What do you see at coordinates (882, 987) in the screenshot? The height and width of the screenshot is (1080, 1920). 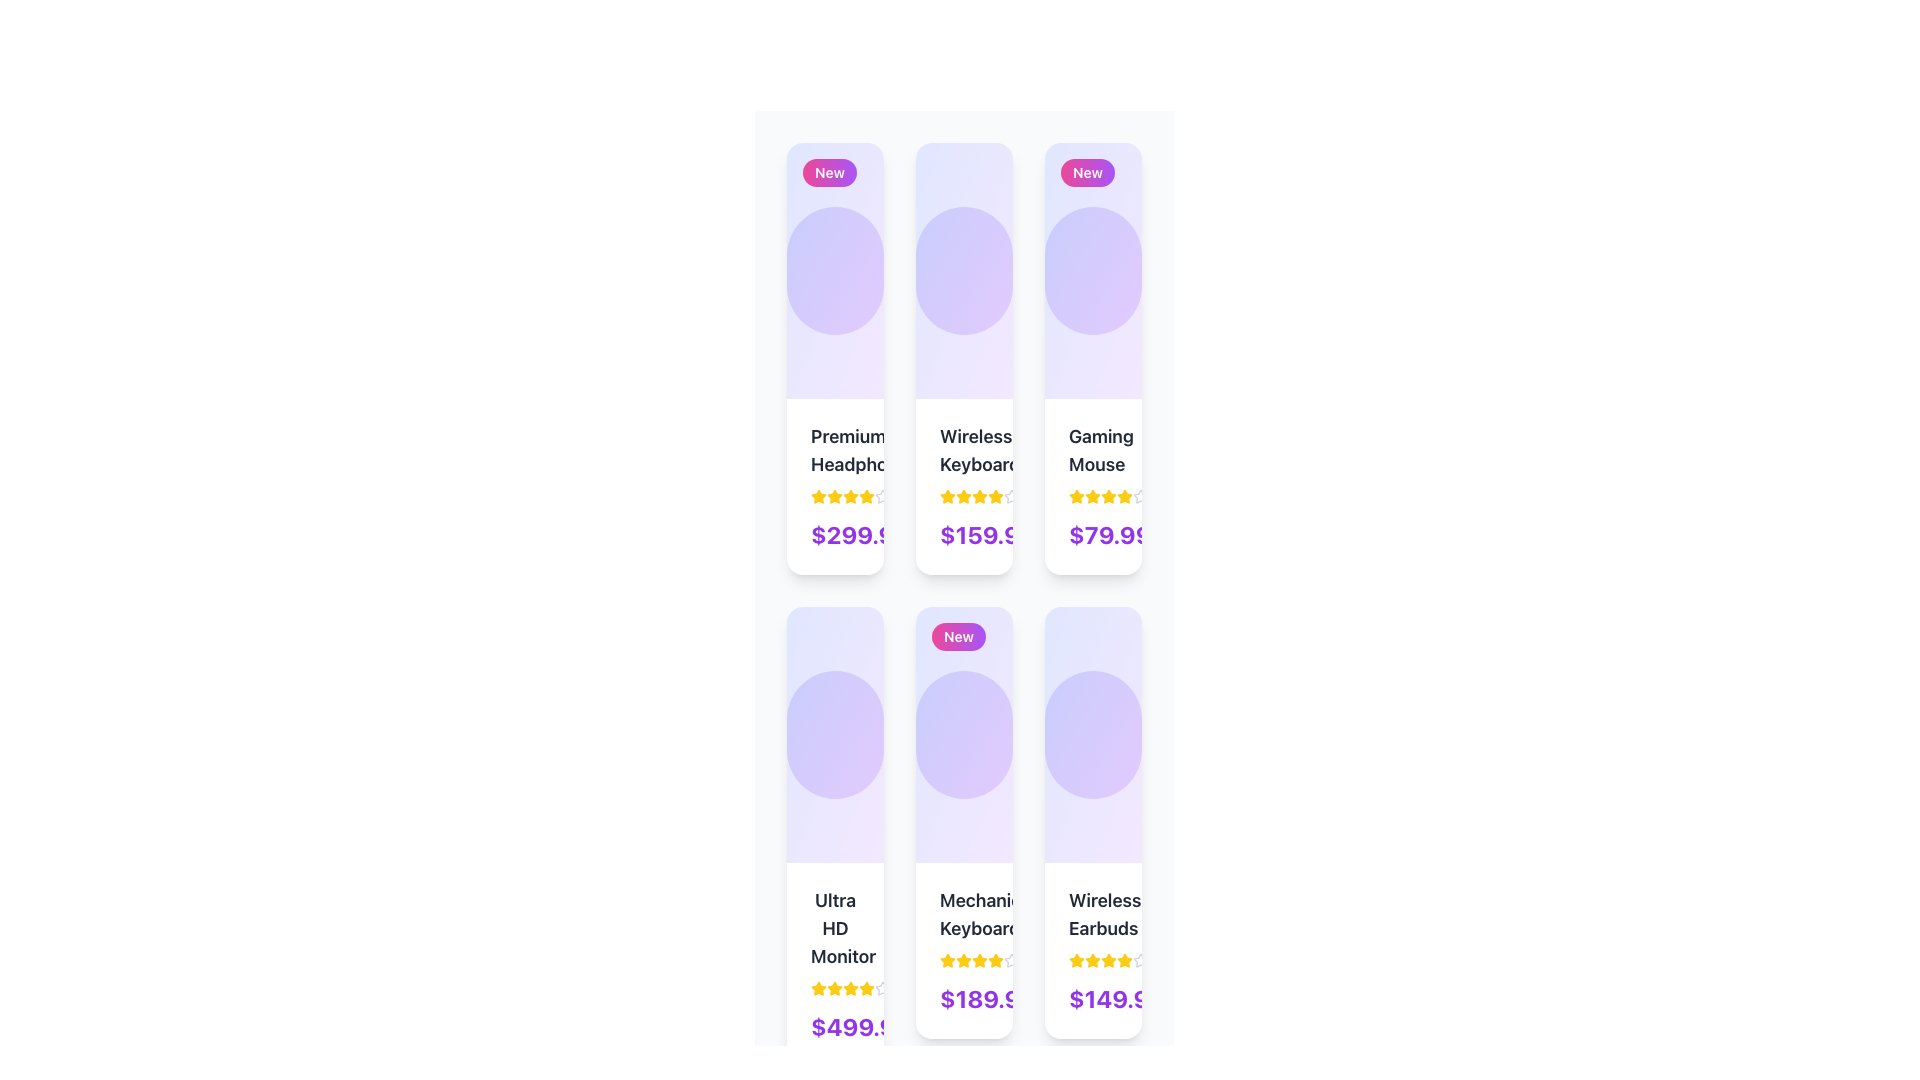 I see `the state of the fifth star icon in the star-based rating system for the product 'Ultra HD Monitor', located in the second row, first column of the card layout` at bounding box center [882, 987].